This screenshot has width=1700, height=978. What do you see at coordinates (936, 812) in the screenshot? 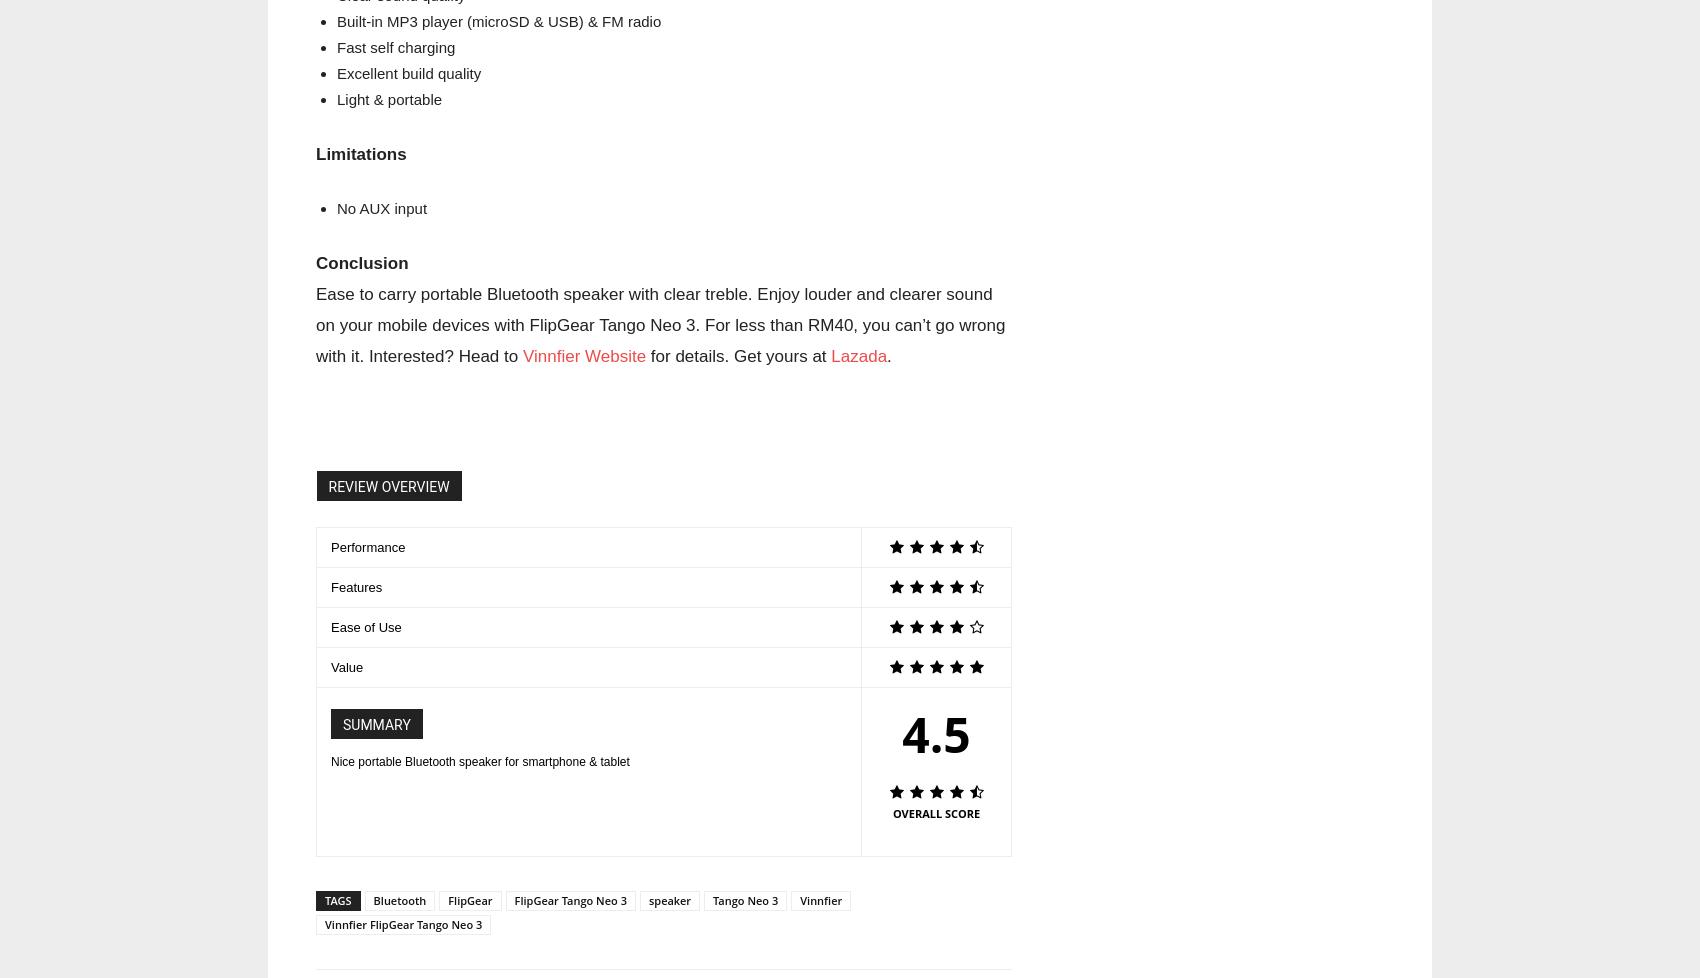
I see `'OVERALL SCORE'` at bounding box center [936, 812].